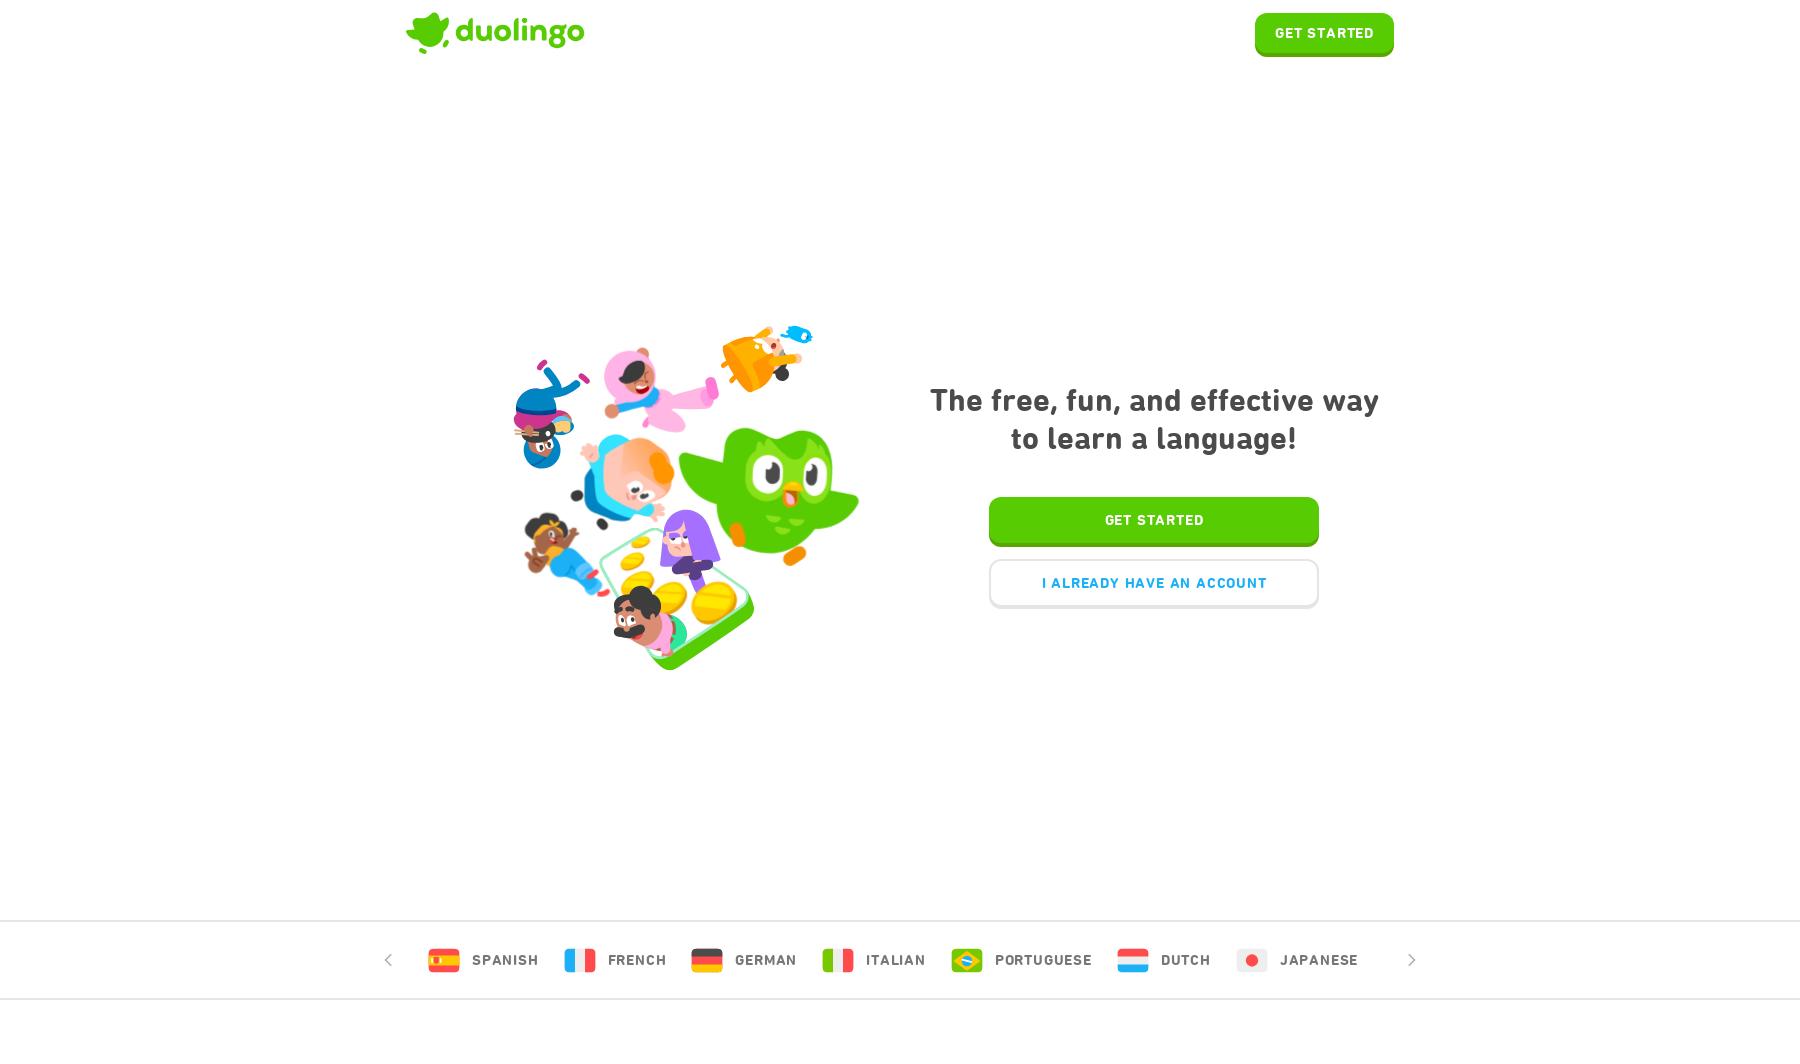  Describe the element at coordinates (1279, 960) in the screenshot. I see `'Japanese'` at that location.